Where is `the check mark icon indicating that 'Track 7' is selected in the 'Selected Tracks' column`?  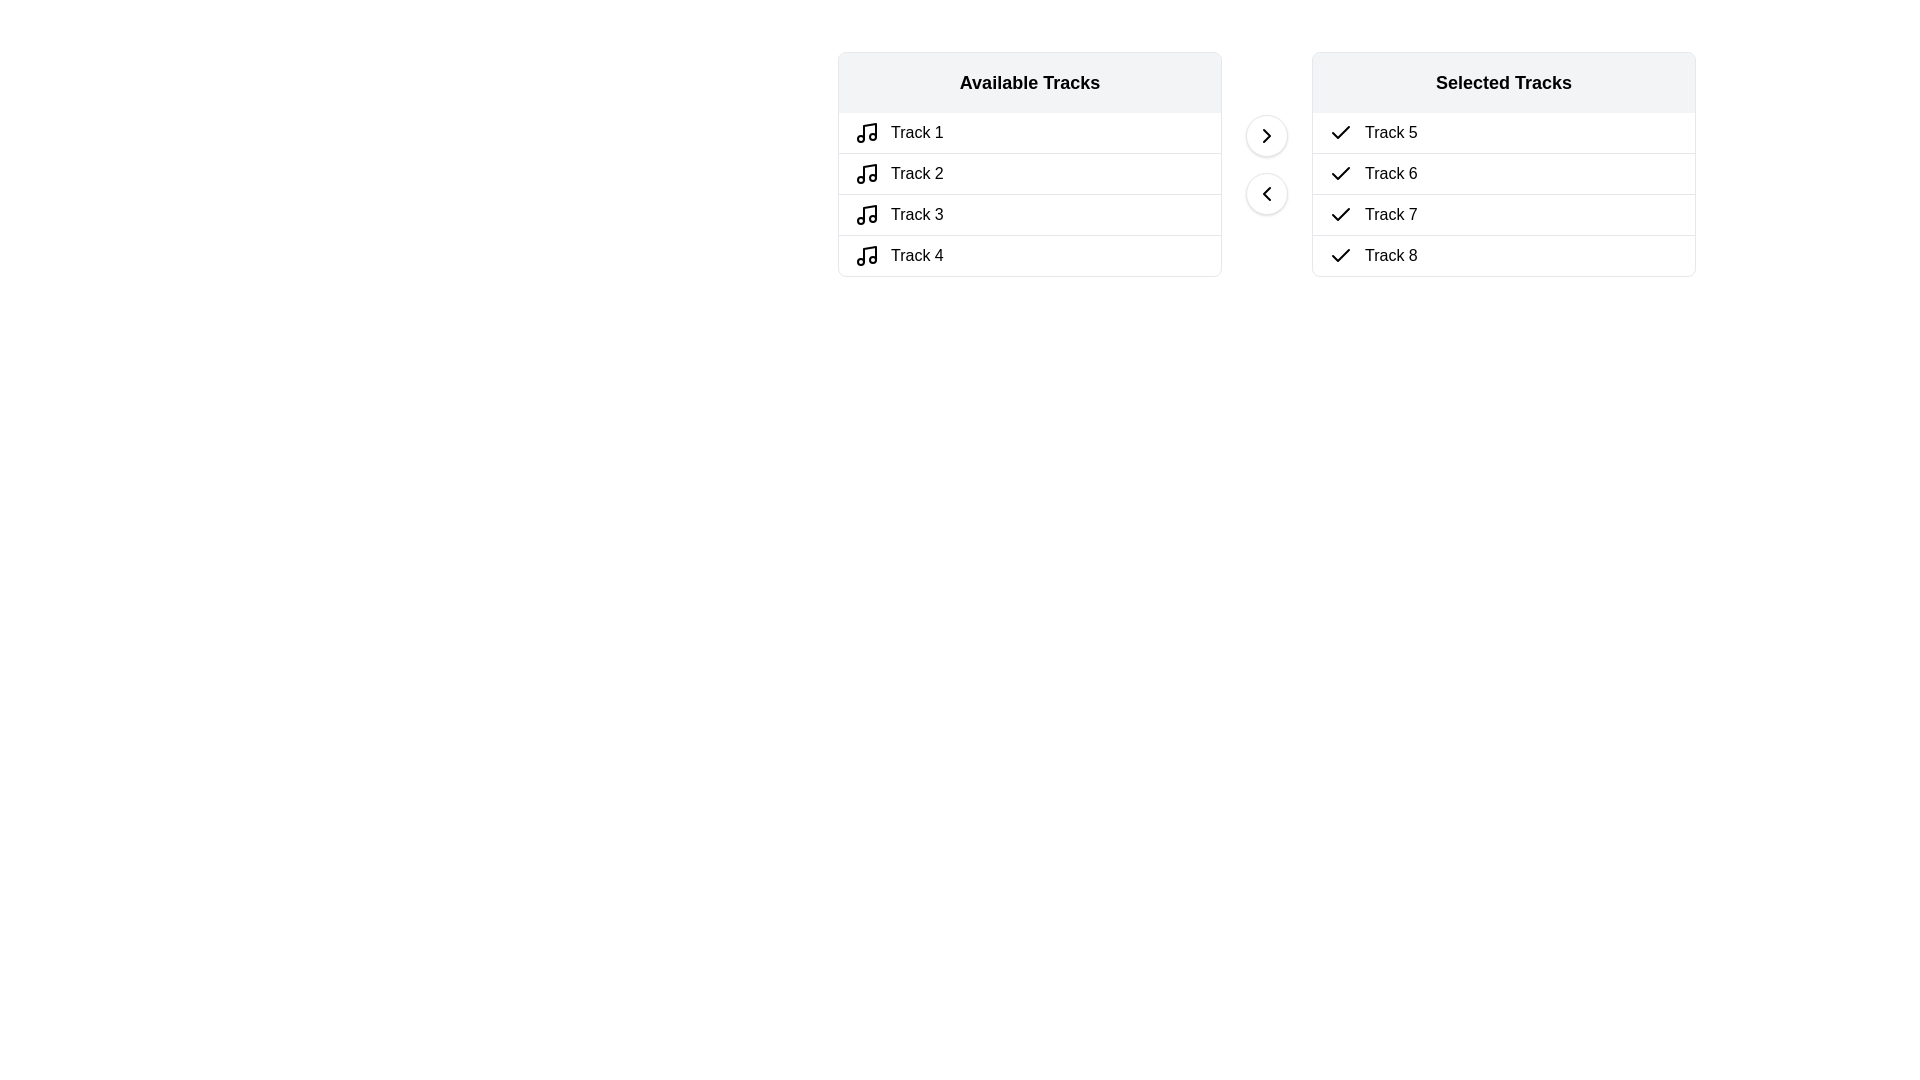 the check mark icon indicating that 'Track 7' is selected in the 'Selected Tracks' column is located at coordinates (1340, 215).